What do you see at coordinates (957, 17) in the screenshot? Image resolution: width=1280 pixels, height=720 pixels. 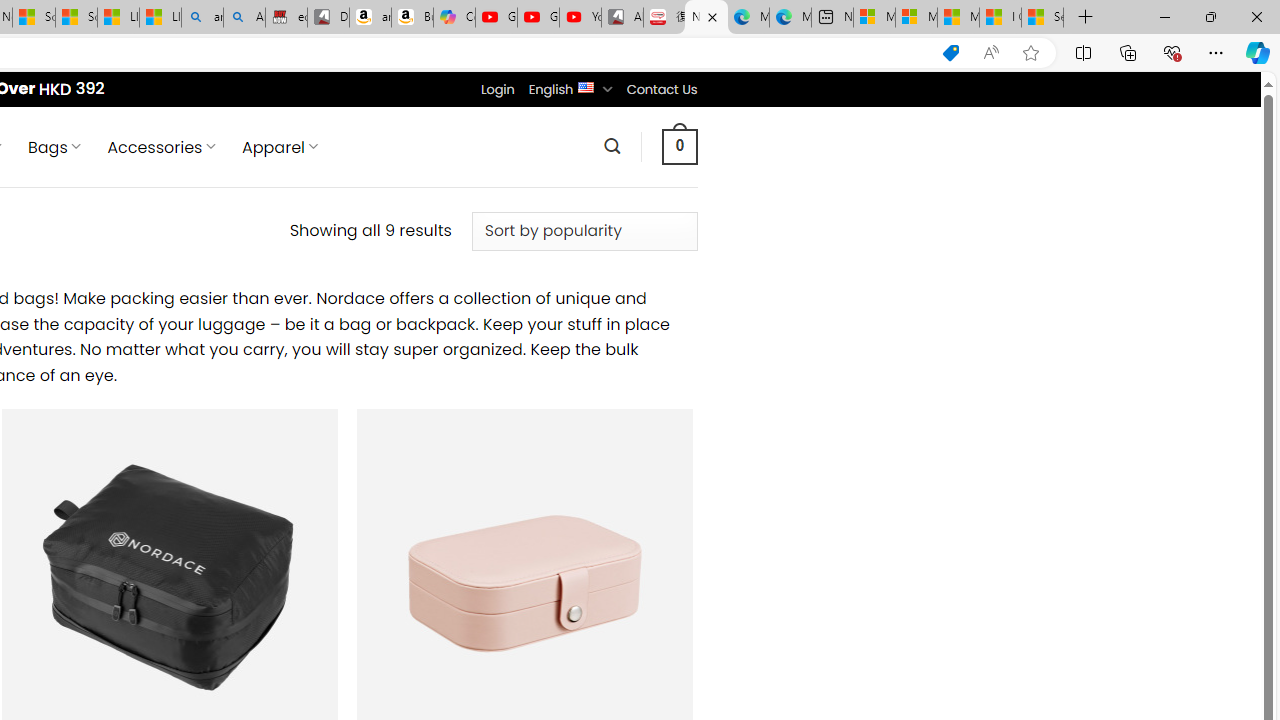 I see `'Microsoft Start'` at bounding box center [957, 17].